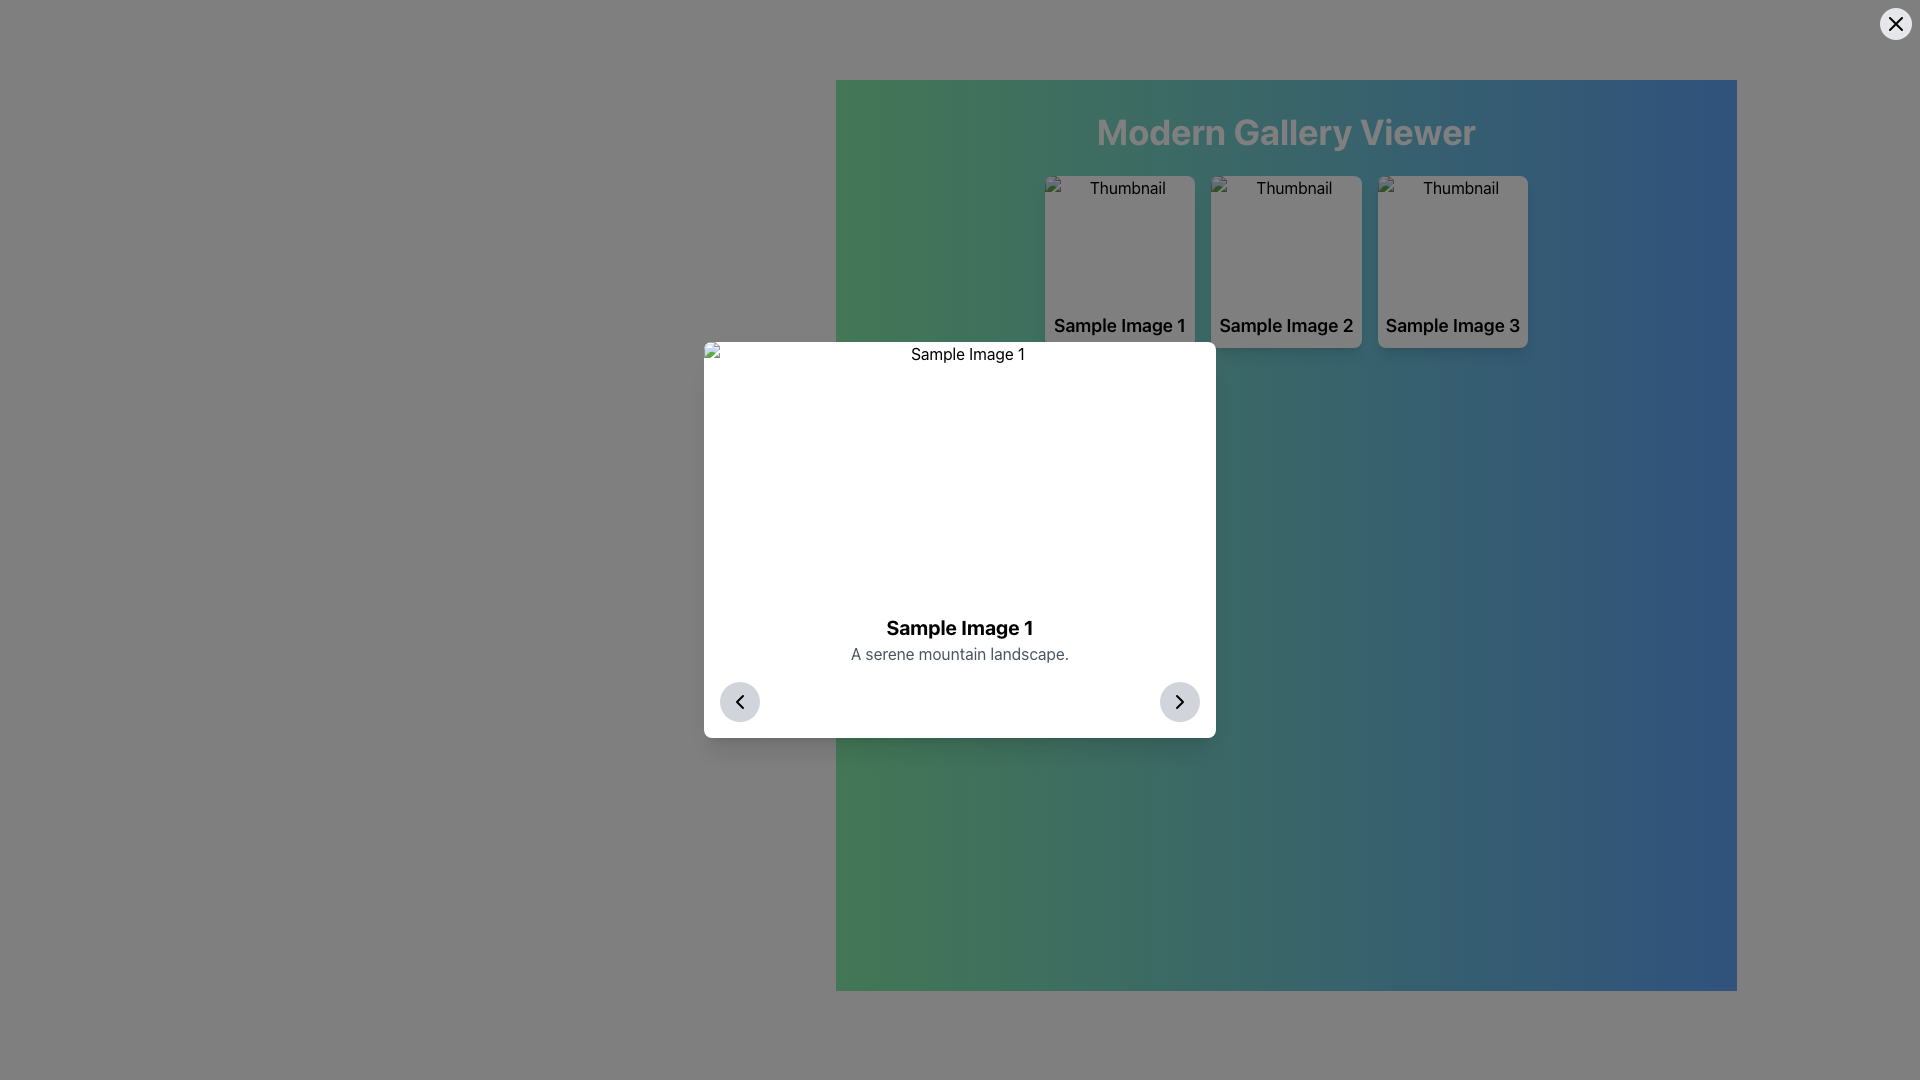 Image resolution: width=1920 pixels, height=1080 pixels. What do you see at coordinates (1286, 261) in the screenshot?
I see `the interactive card component` at bounding box center [1286, 261].